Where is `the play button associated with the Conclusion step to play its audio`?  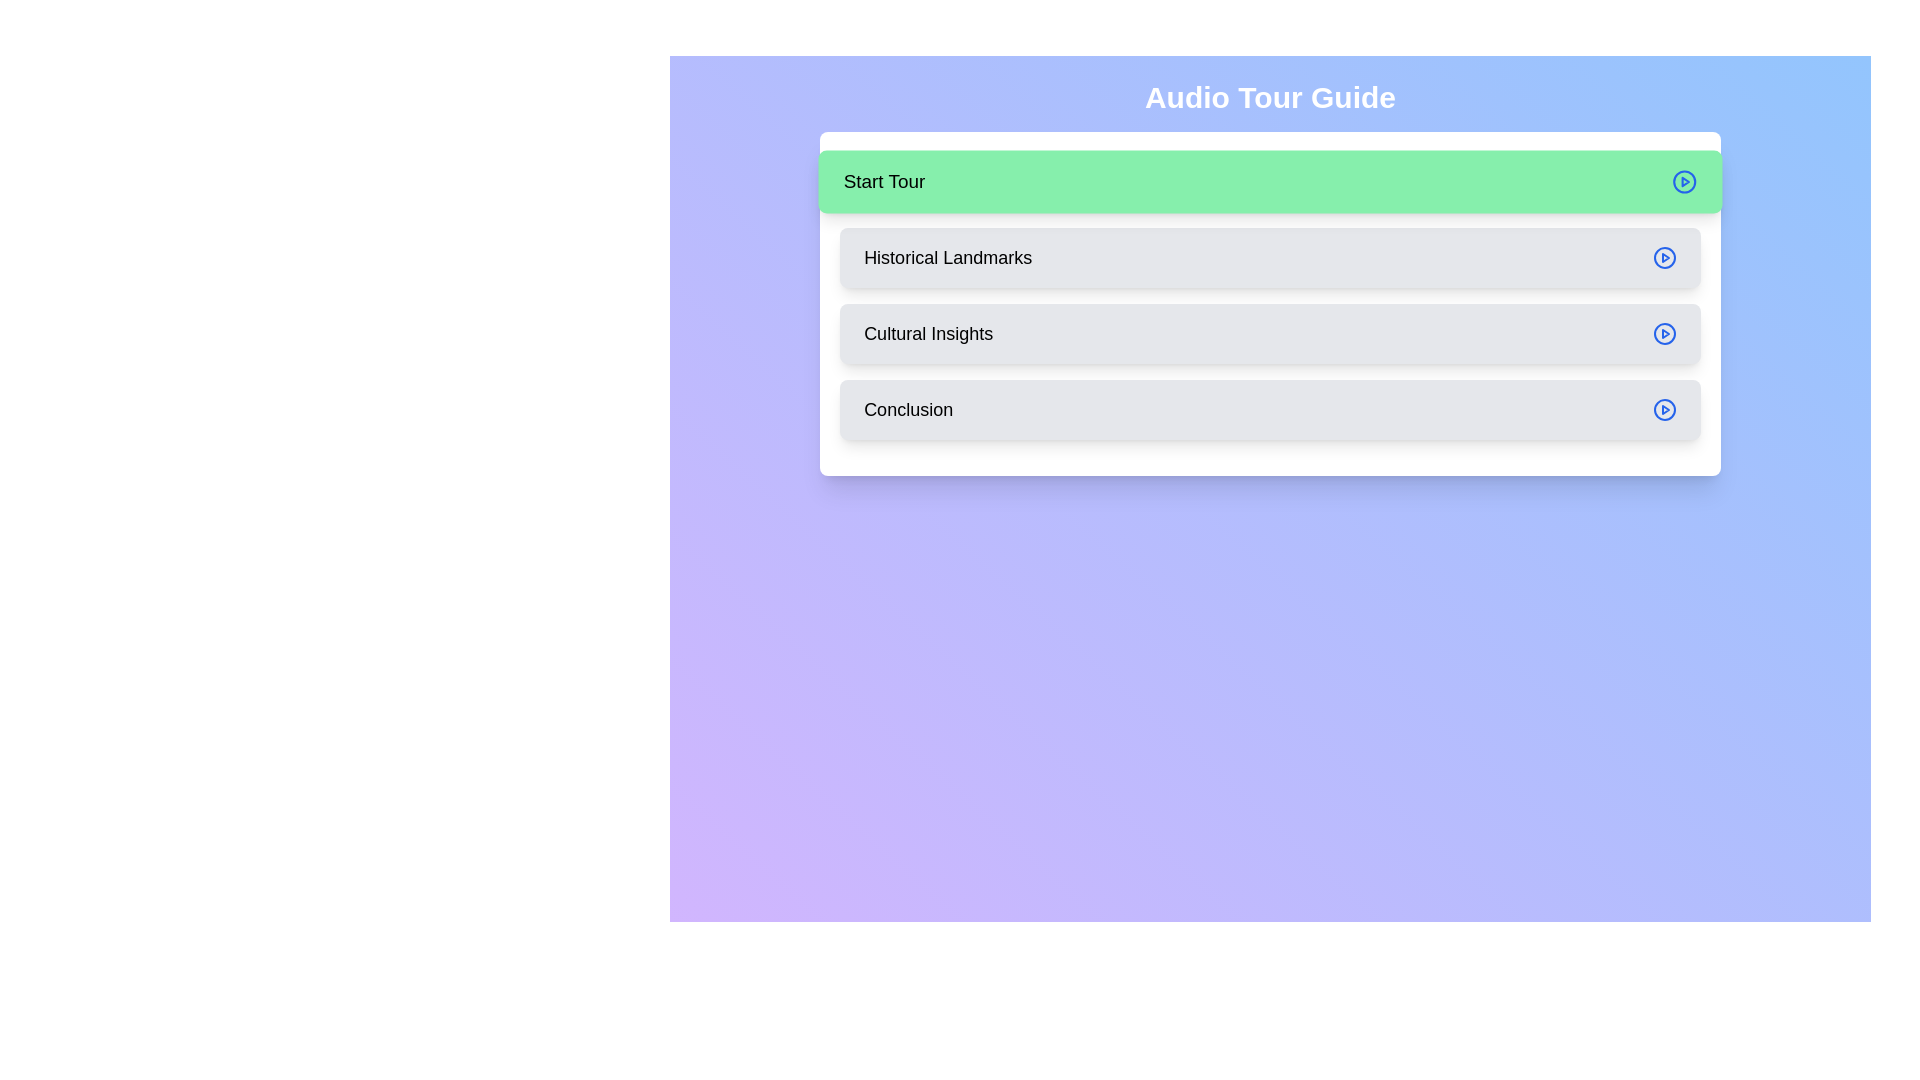 the play button associated with the Conclusion step to play its audio is located at coordinates (1664, 408).